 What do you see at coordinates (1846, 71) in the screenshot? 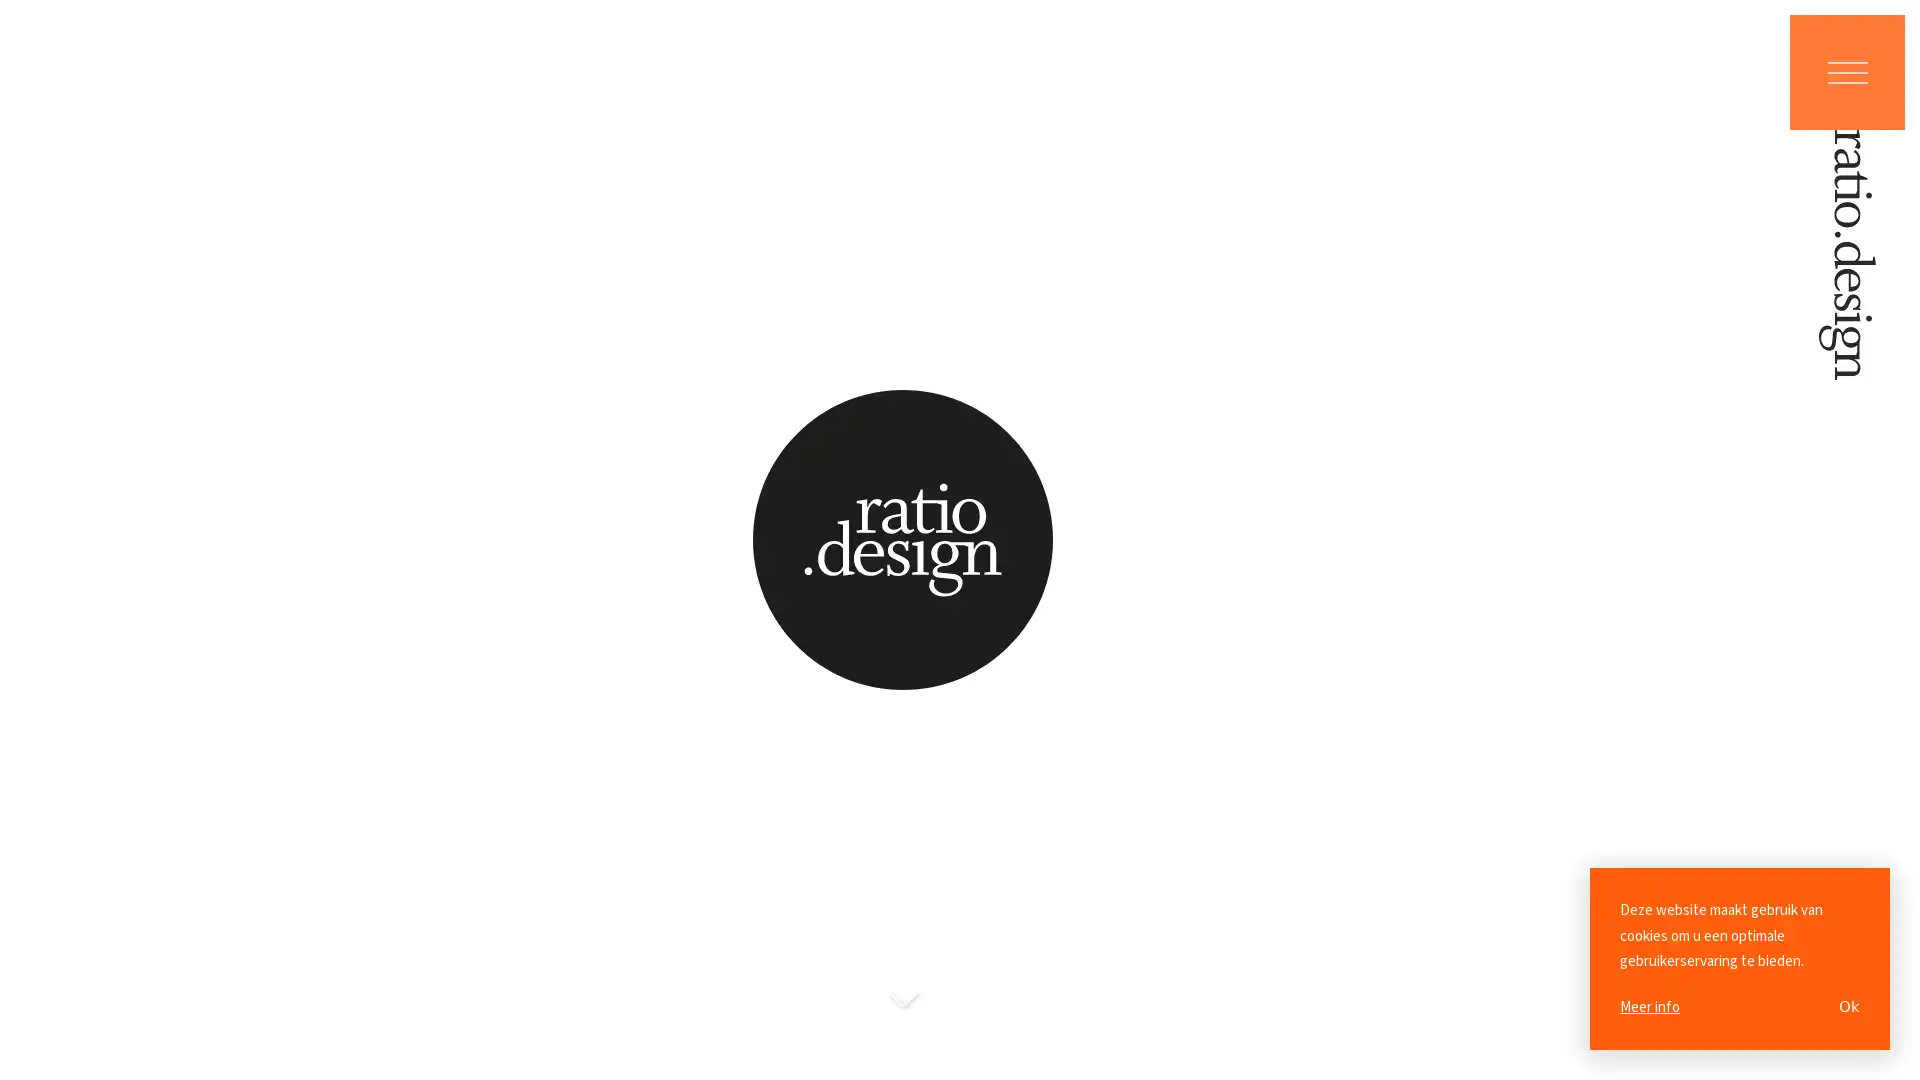
I see `Open menu` at bounding box center [1846, 71].